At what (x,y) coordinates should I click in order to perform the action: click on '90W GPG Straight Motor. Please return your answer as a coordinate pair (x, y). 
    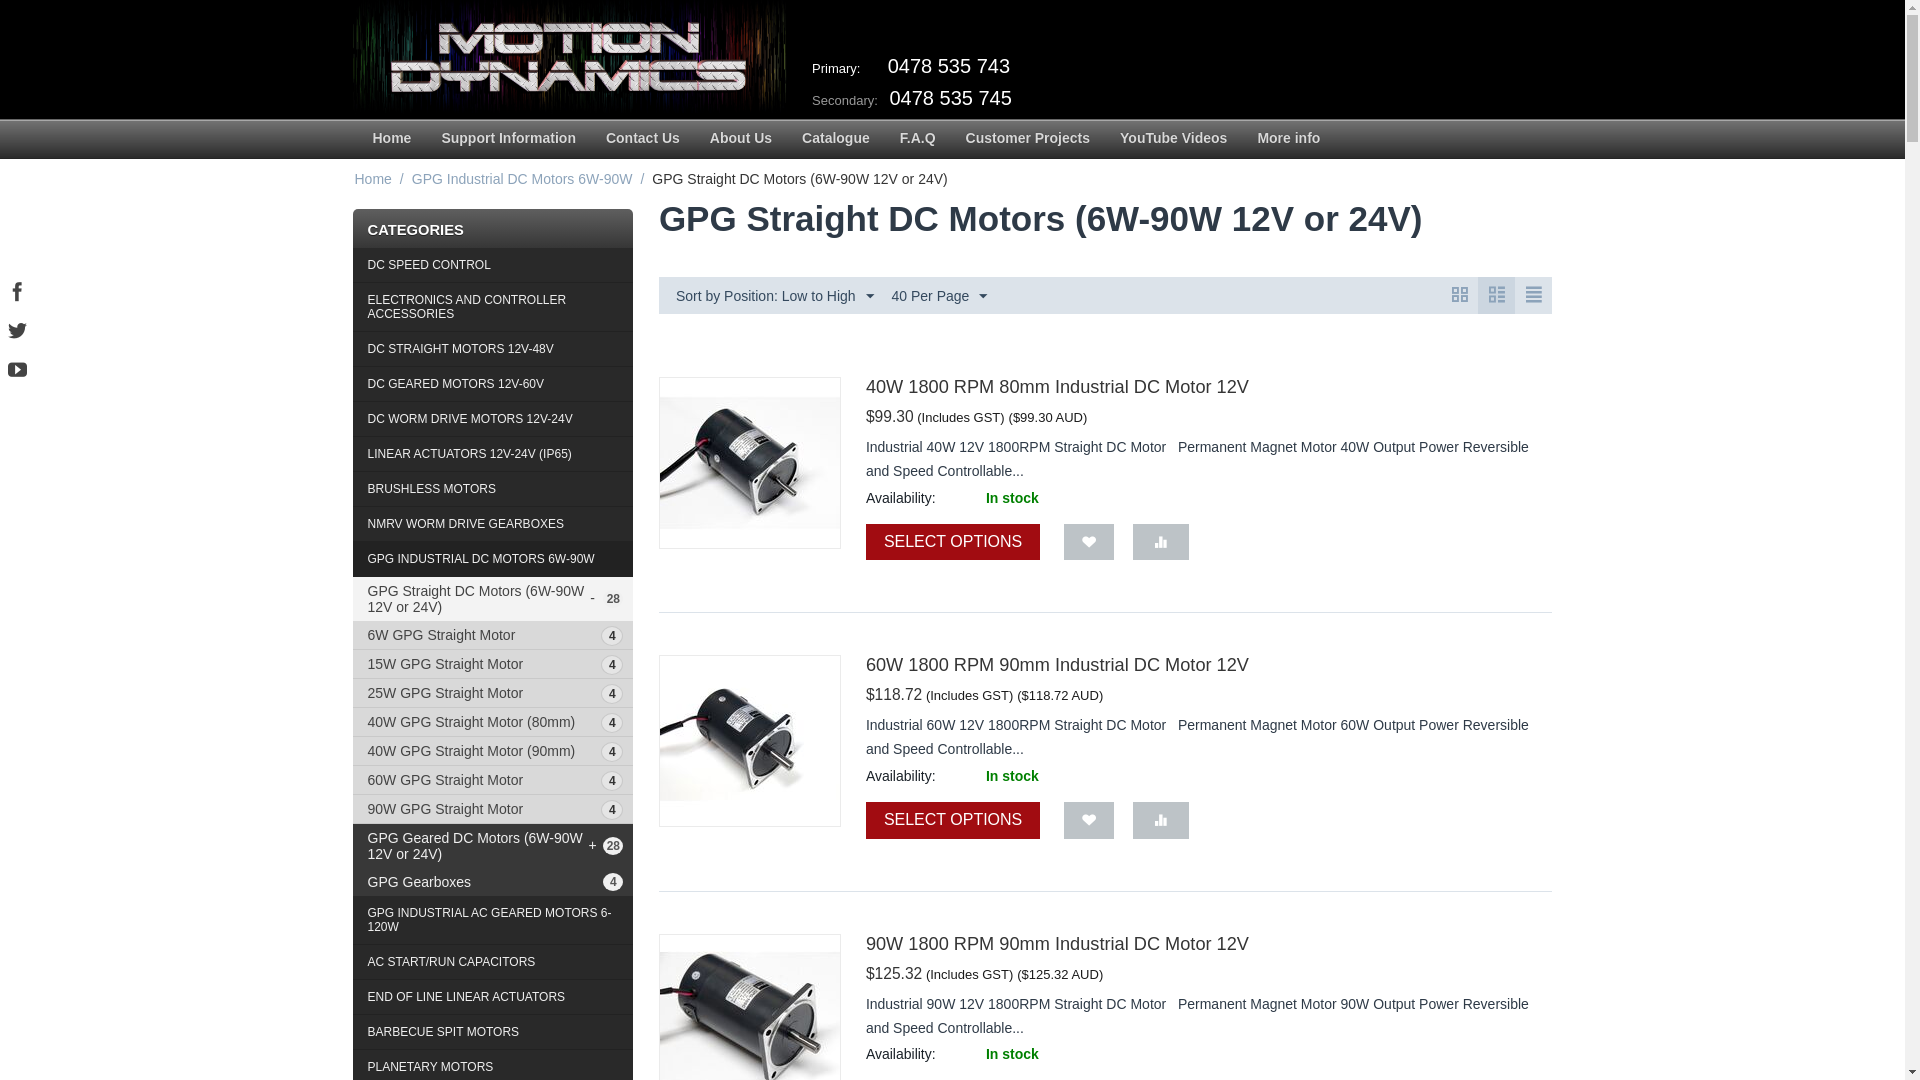
    Looking at the image, I should click on (492, 808).